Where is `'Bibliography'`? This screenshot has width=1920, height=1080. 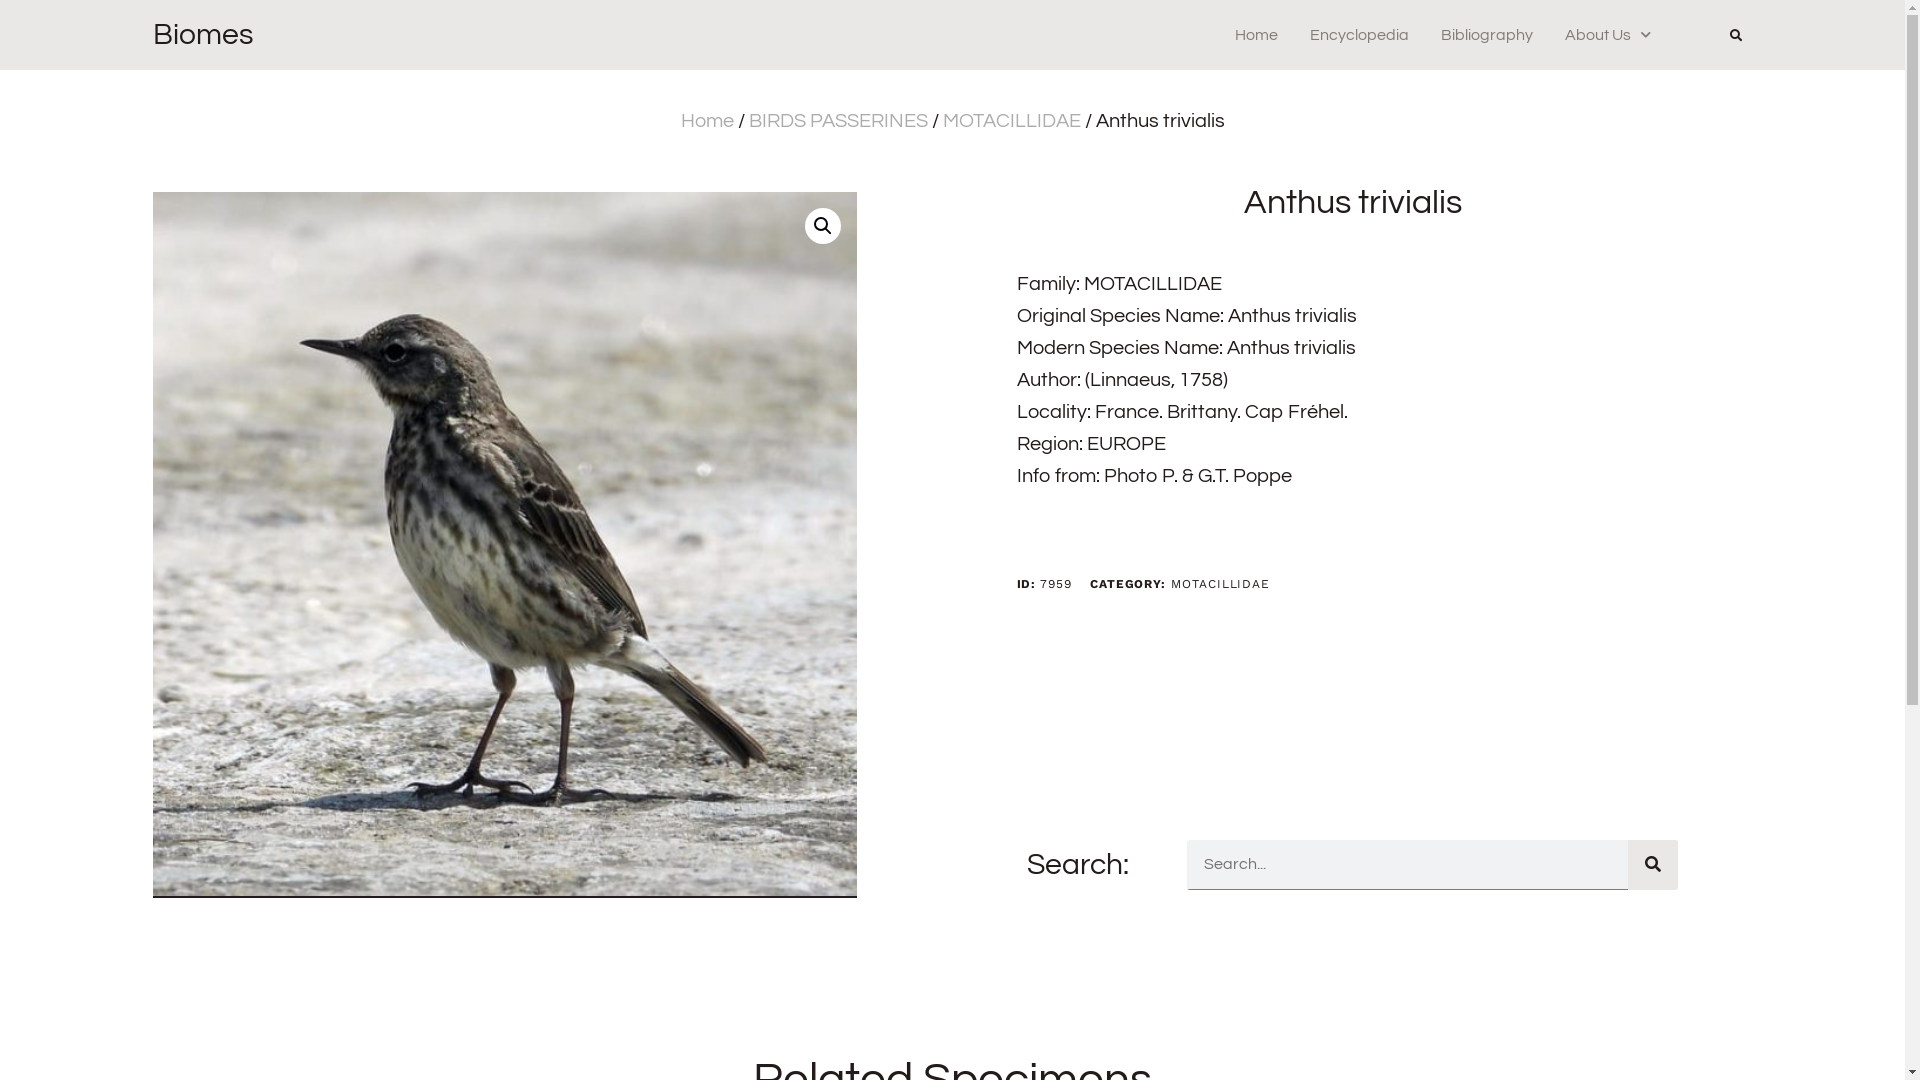
'Bibliography' is located at coordinates (1440, 34).